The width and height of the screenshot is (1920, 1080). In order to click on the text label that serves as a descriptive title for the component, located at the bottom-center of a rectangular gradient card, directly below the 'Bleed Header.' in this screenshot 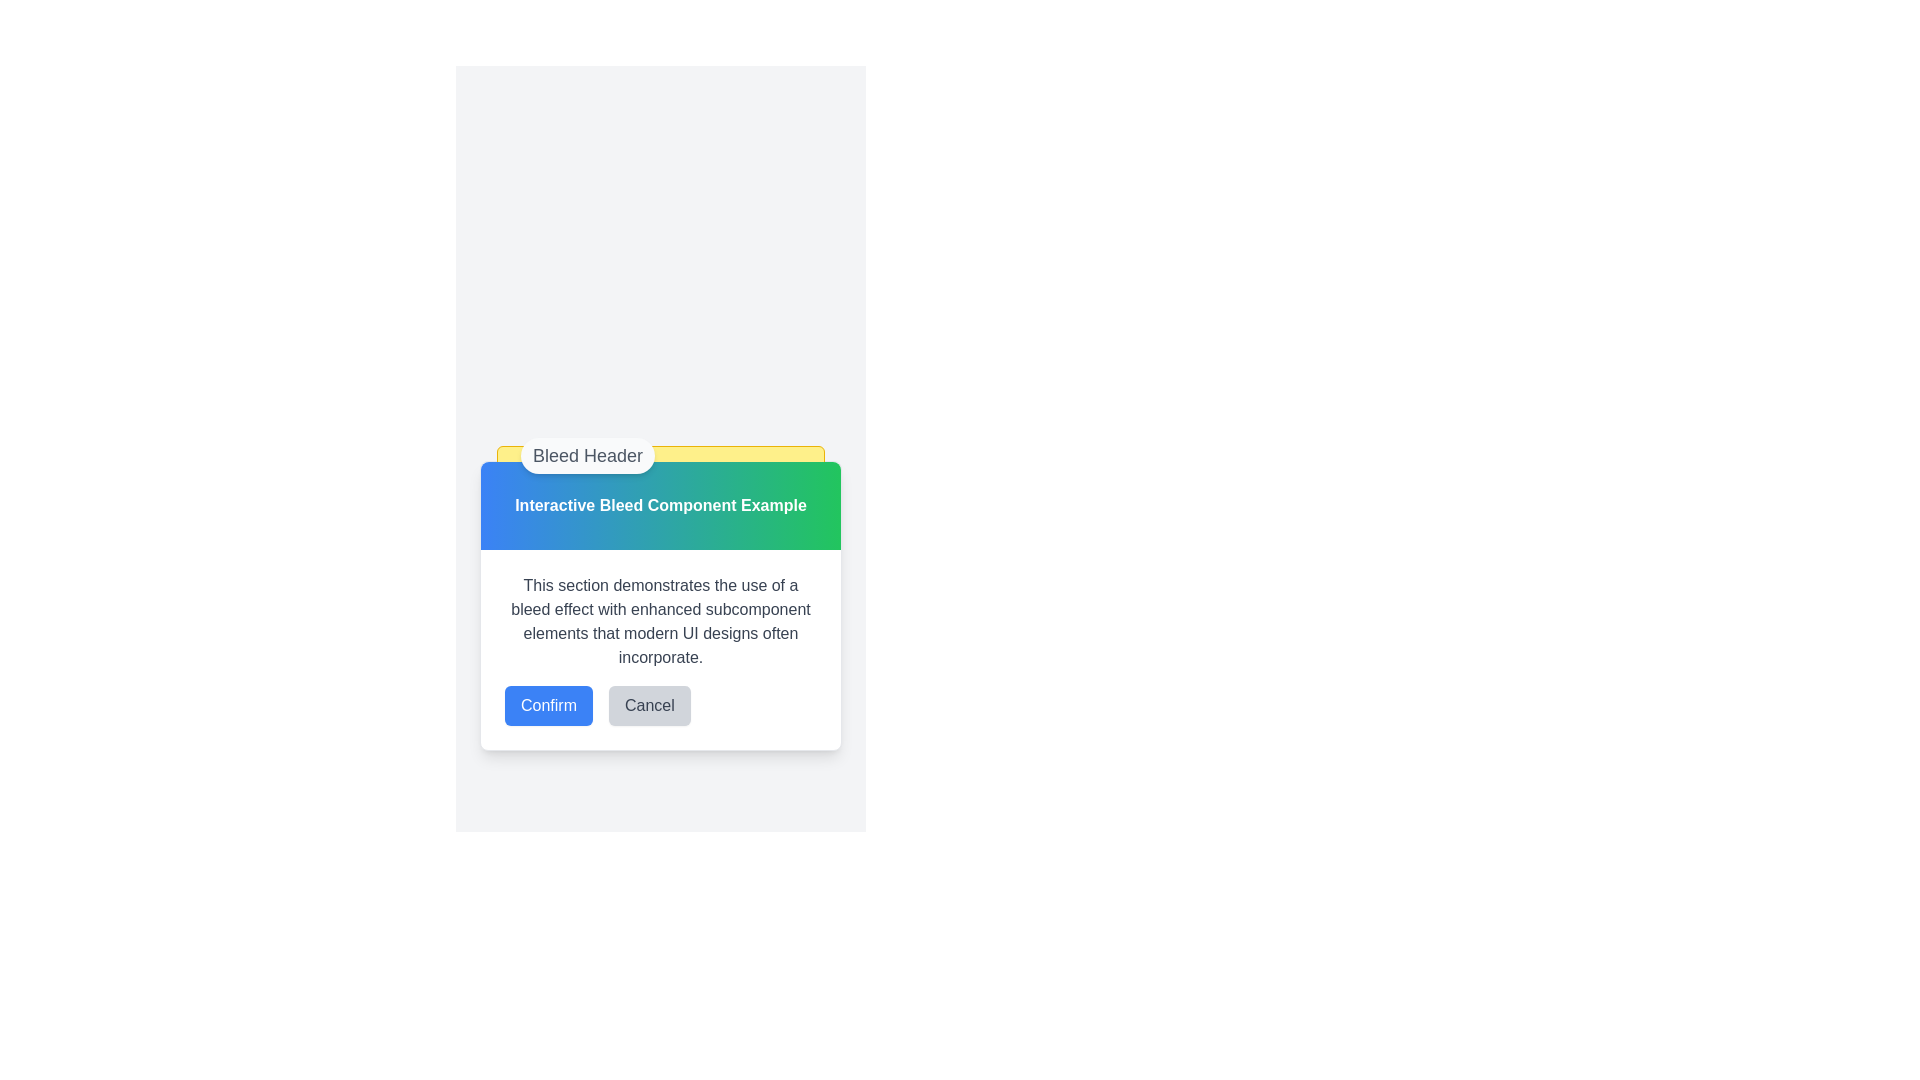, I will do `click(661, 504)`.